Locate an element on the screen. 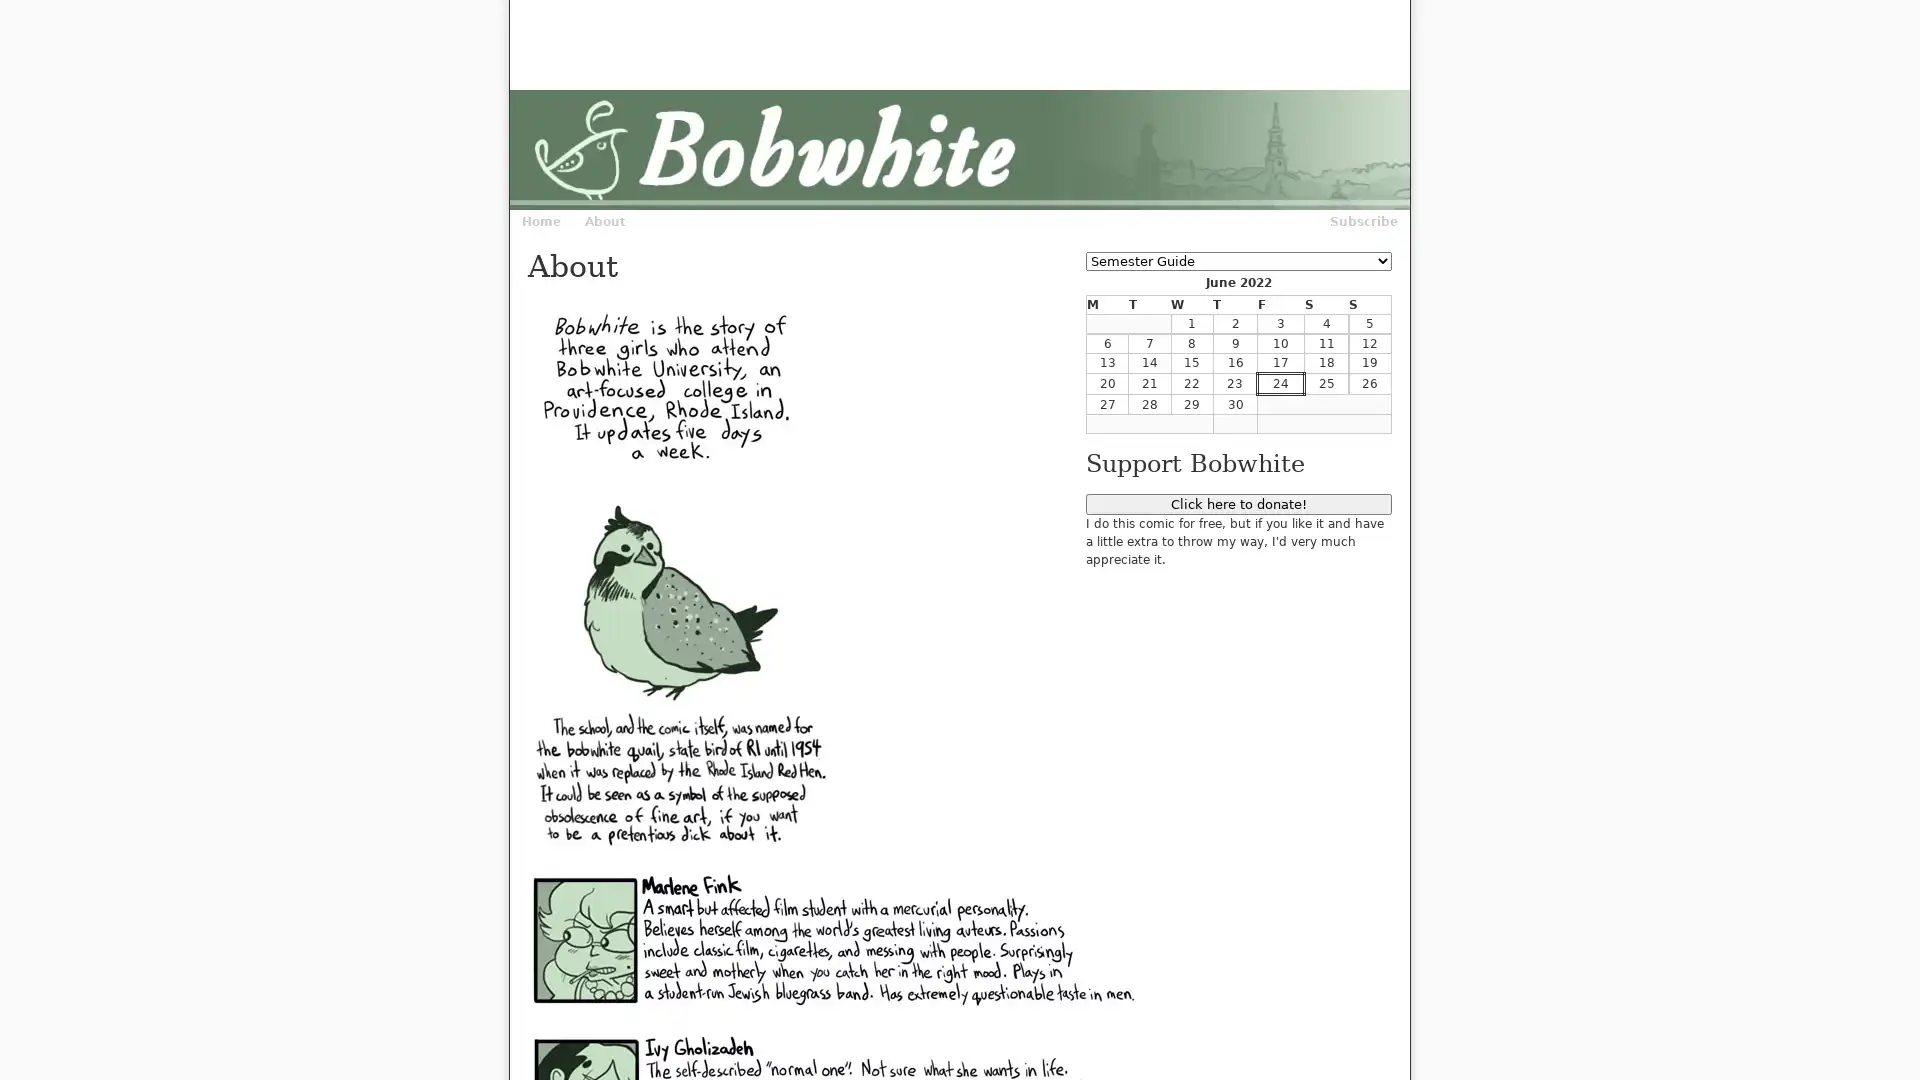 This screenshot has height=1080, width=1920. Click here to donate! is located at coordinates (1237, 503).